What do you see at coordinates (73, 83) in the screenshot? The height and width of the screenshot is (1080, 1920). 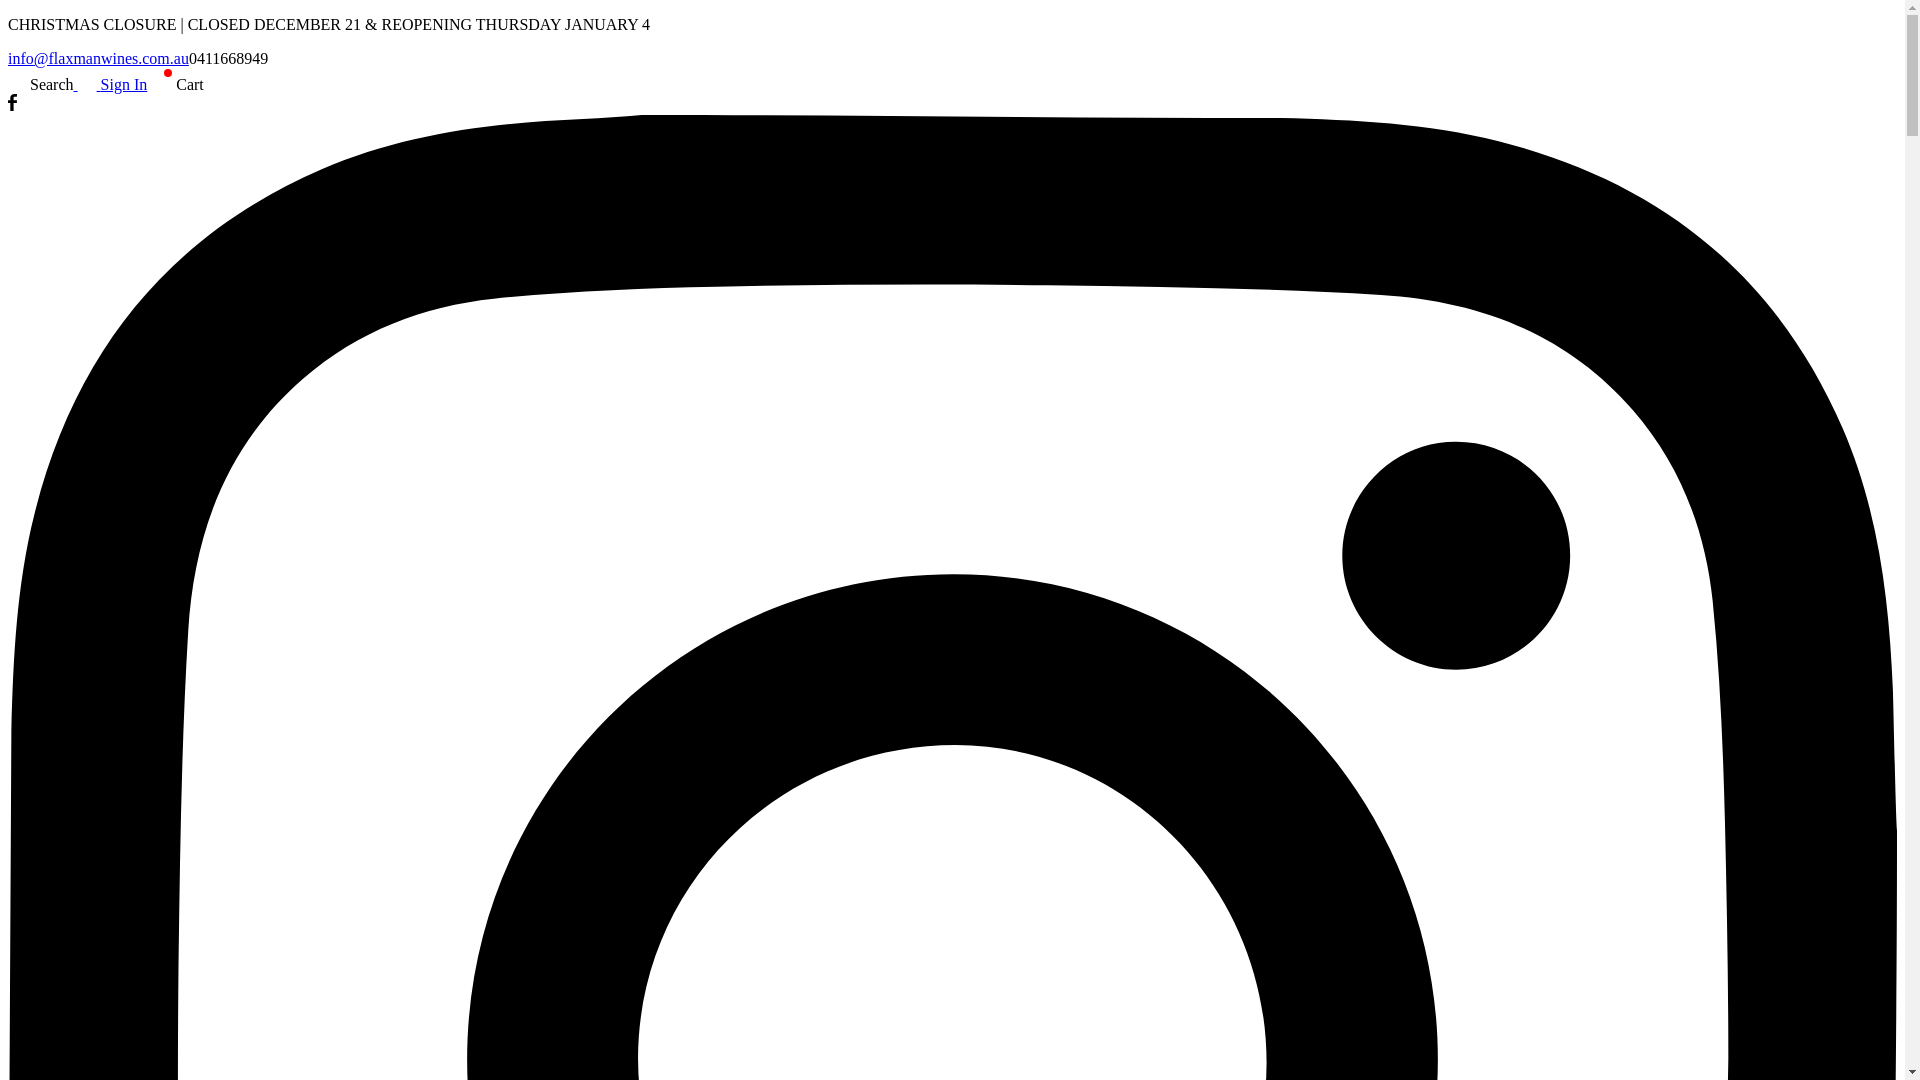 I see `'Sign In'` at bounding box center [73, 83].